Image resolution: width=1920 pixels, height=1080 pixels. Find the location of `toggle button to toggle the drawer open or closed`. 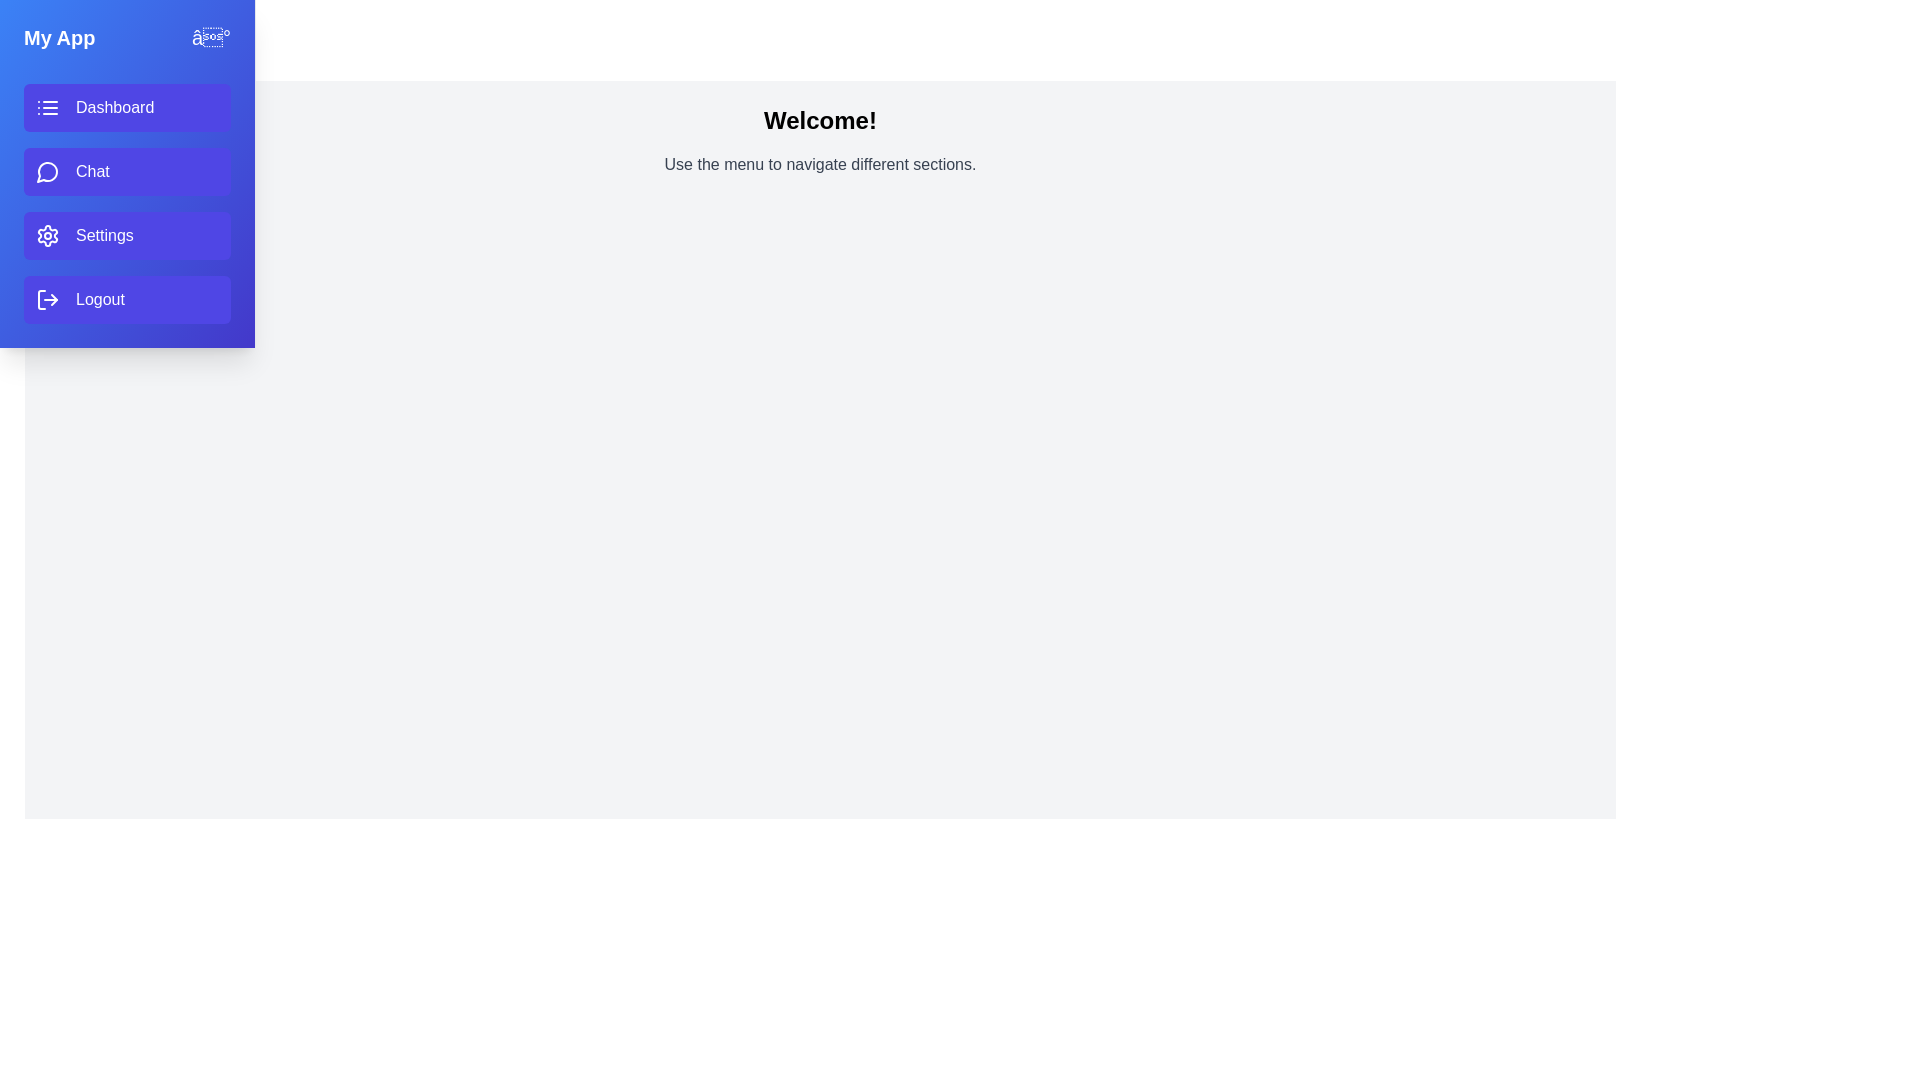

toggle button to toggle the drawer open or closed is located at coordinates (211, 38).